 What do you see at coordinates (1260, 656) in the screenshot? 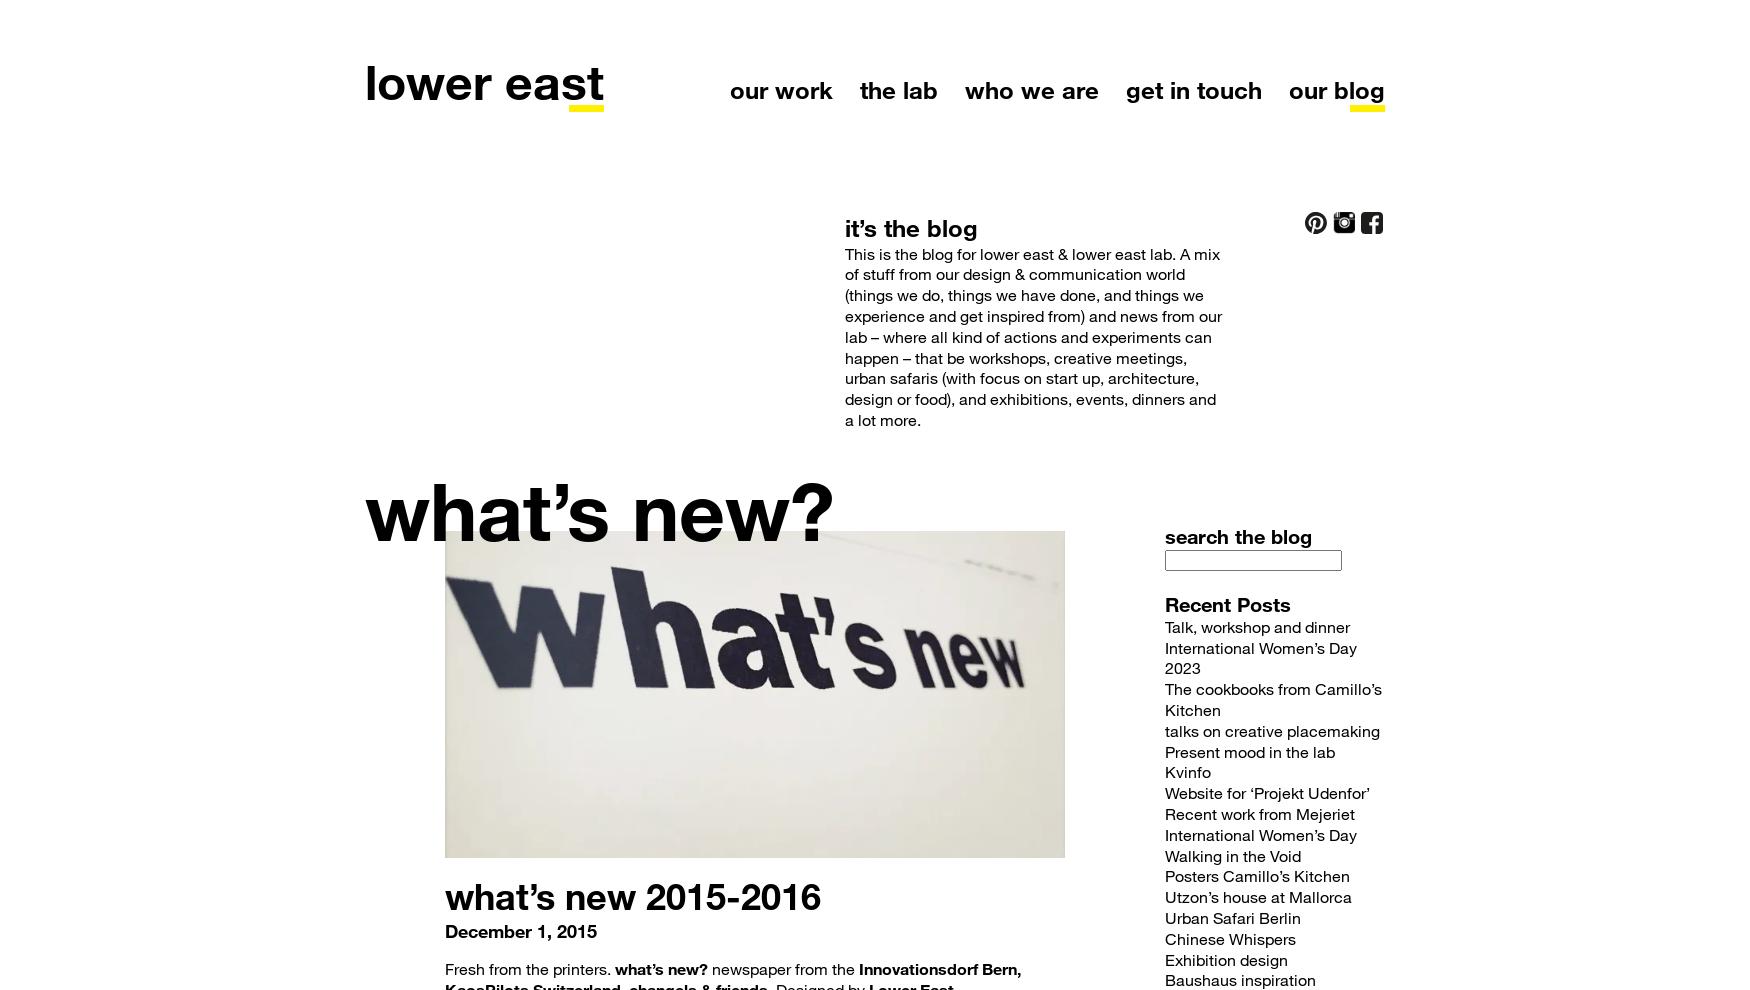
I see `'International Women’s Day 2023'` at bounding box center [1260, 656].